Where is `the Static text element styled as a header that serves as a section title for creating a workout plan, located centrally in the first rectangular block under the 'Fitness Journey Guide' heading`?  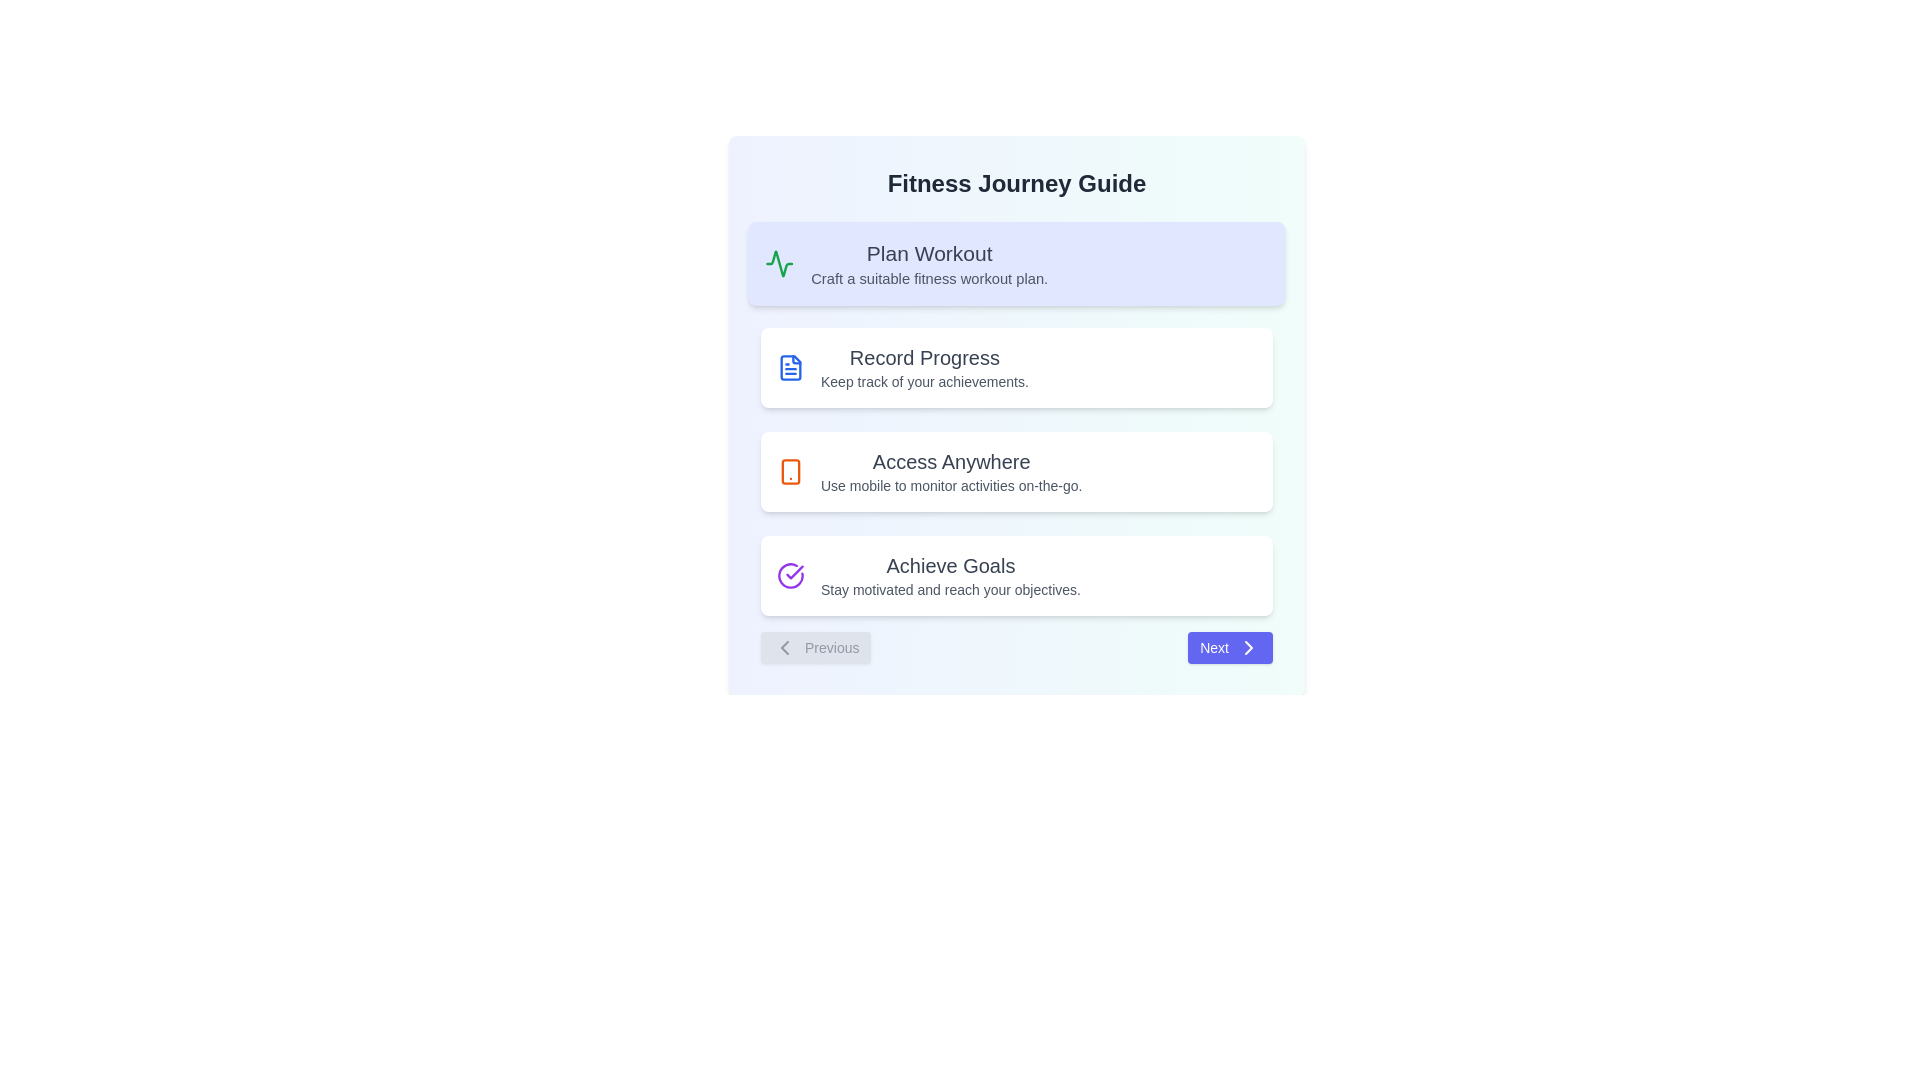 the Static text element styled as a header that serves as a section title for creating a workout plan, located centrally in the first rectangular block under the 'Fitness Journey Guide' heading is located at coordinates (928, 252).